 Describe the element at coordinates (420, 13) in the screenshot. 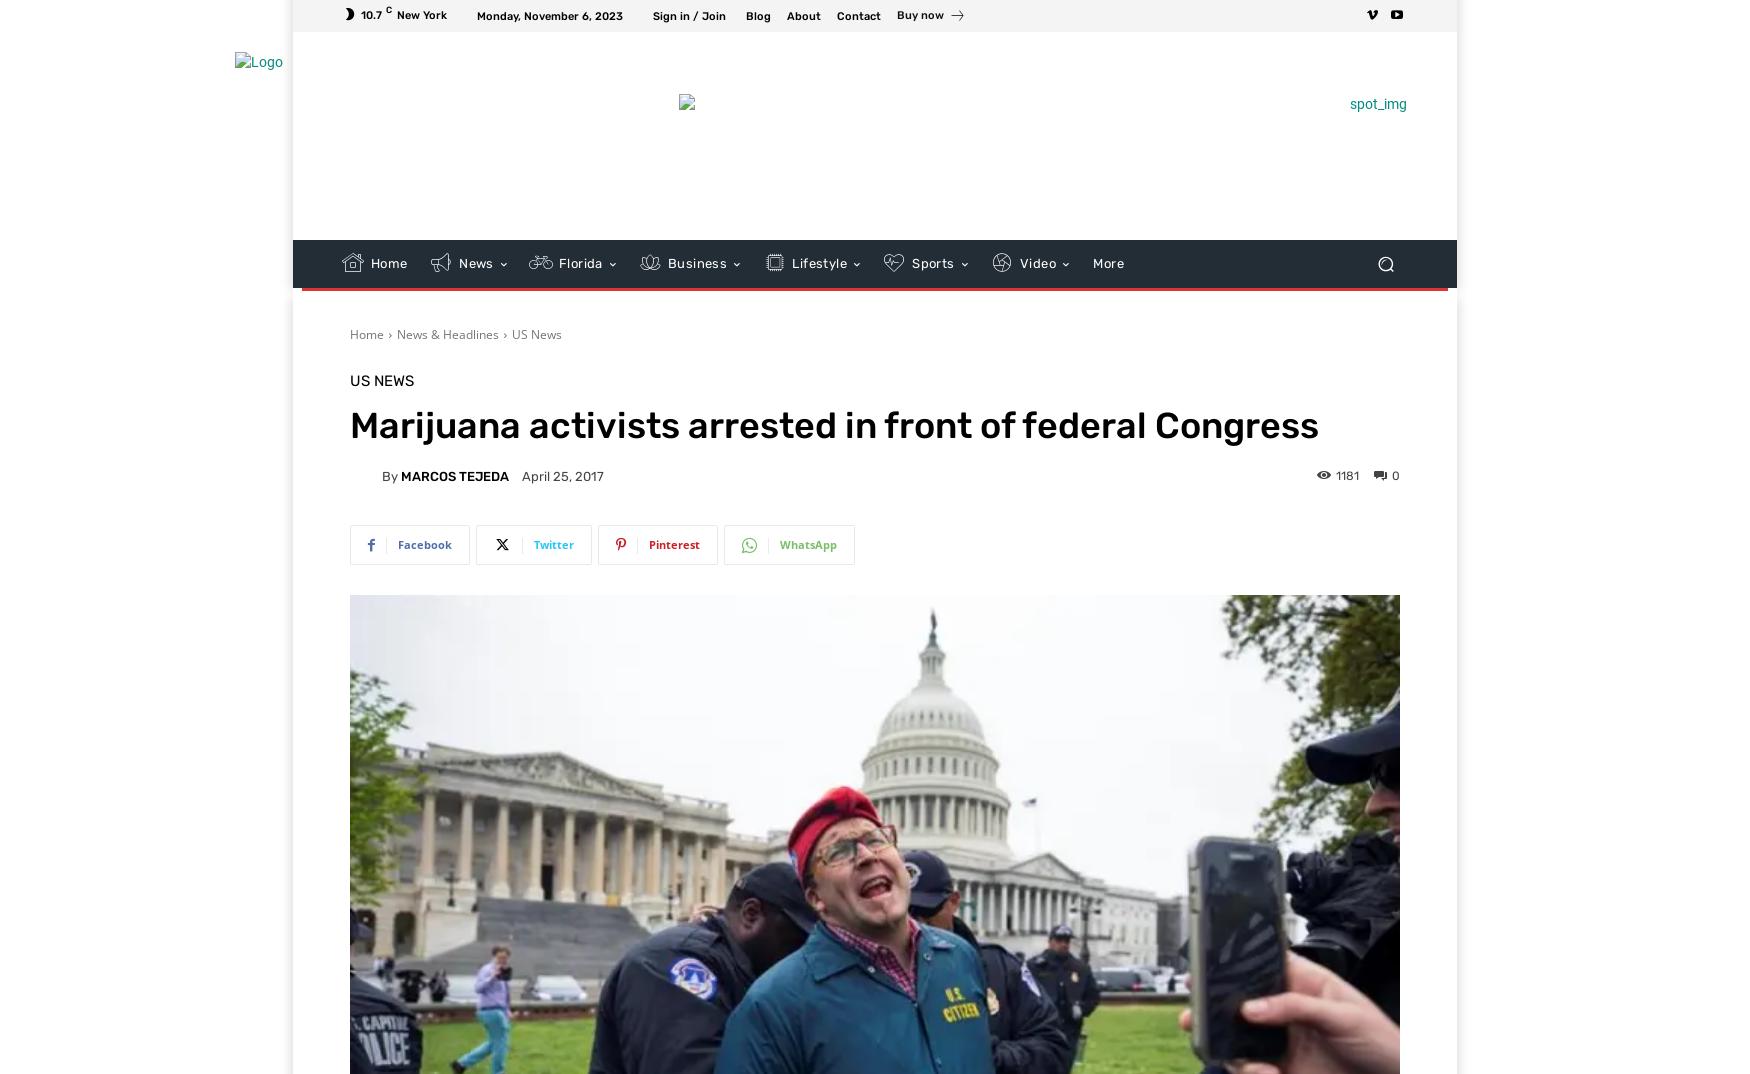

I see `'New York'` at that location.